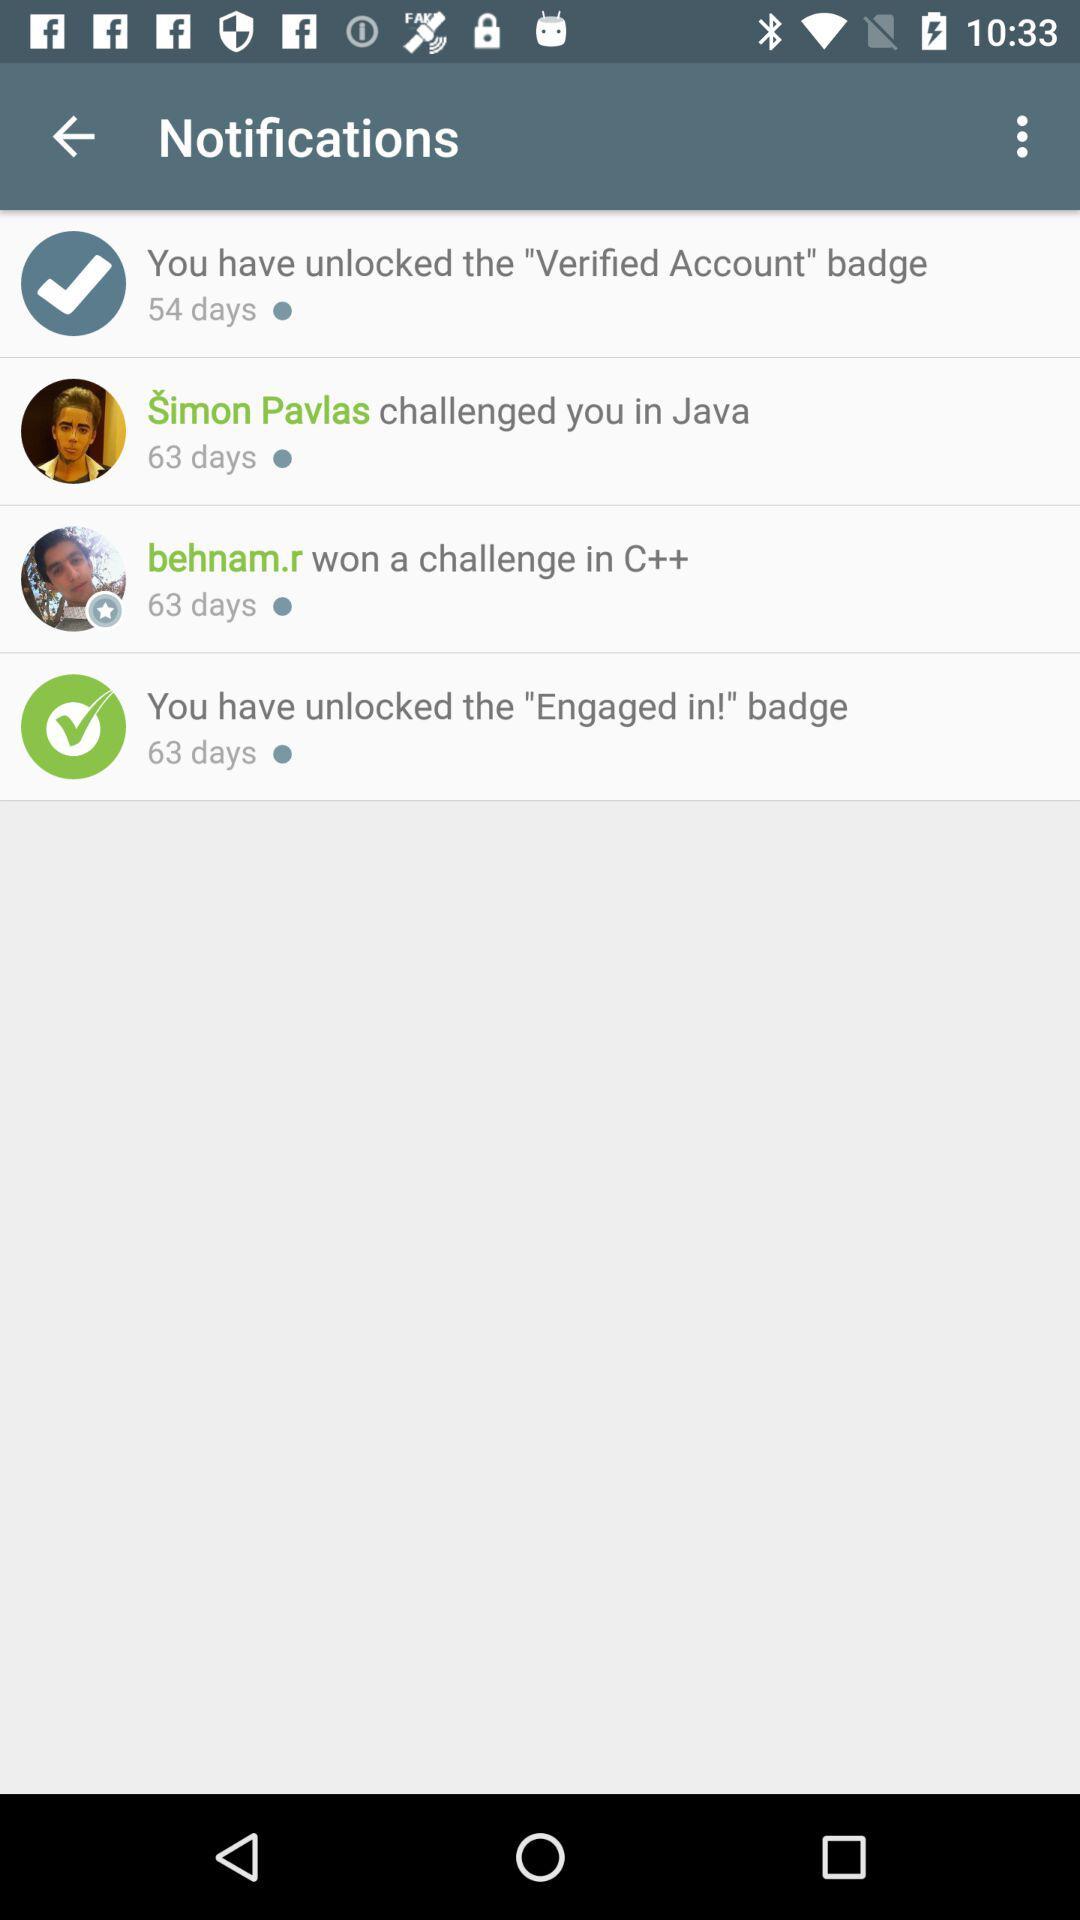  What do you see at coordinates (591, 705) in the screenshot?
I see `the last text above 63 days` at bounding box center [591, 705].